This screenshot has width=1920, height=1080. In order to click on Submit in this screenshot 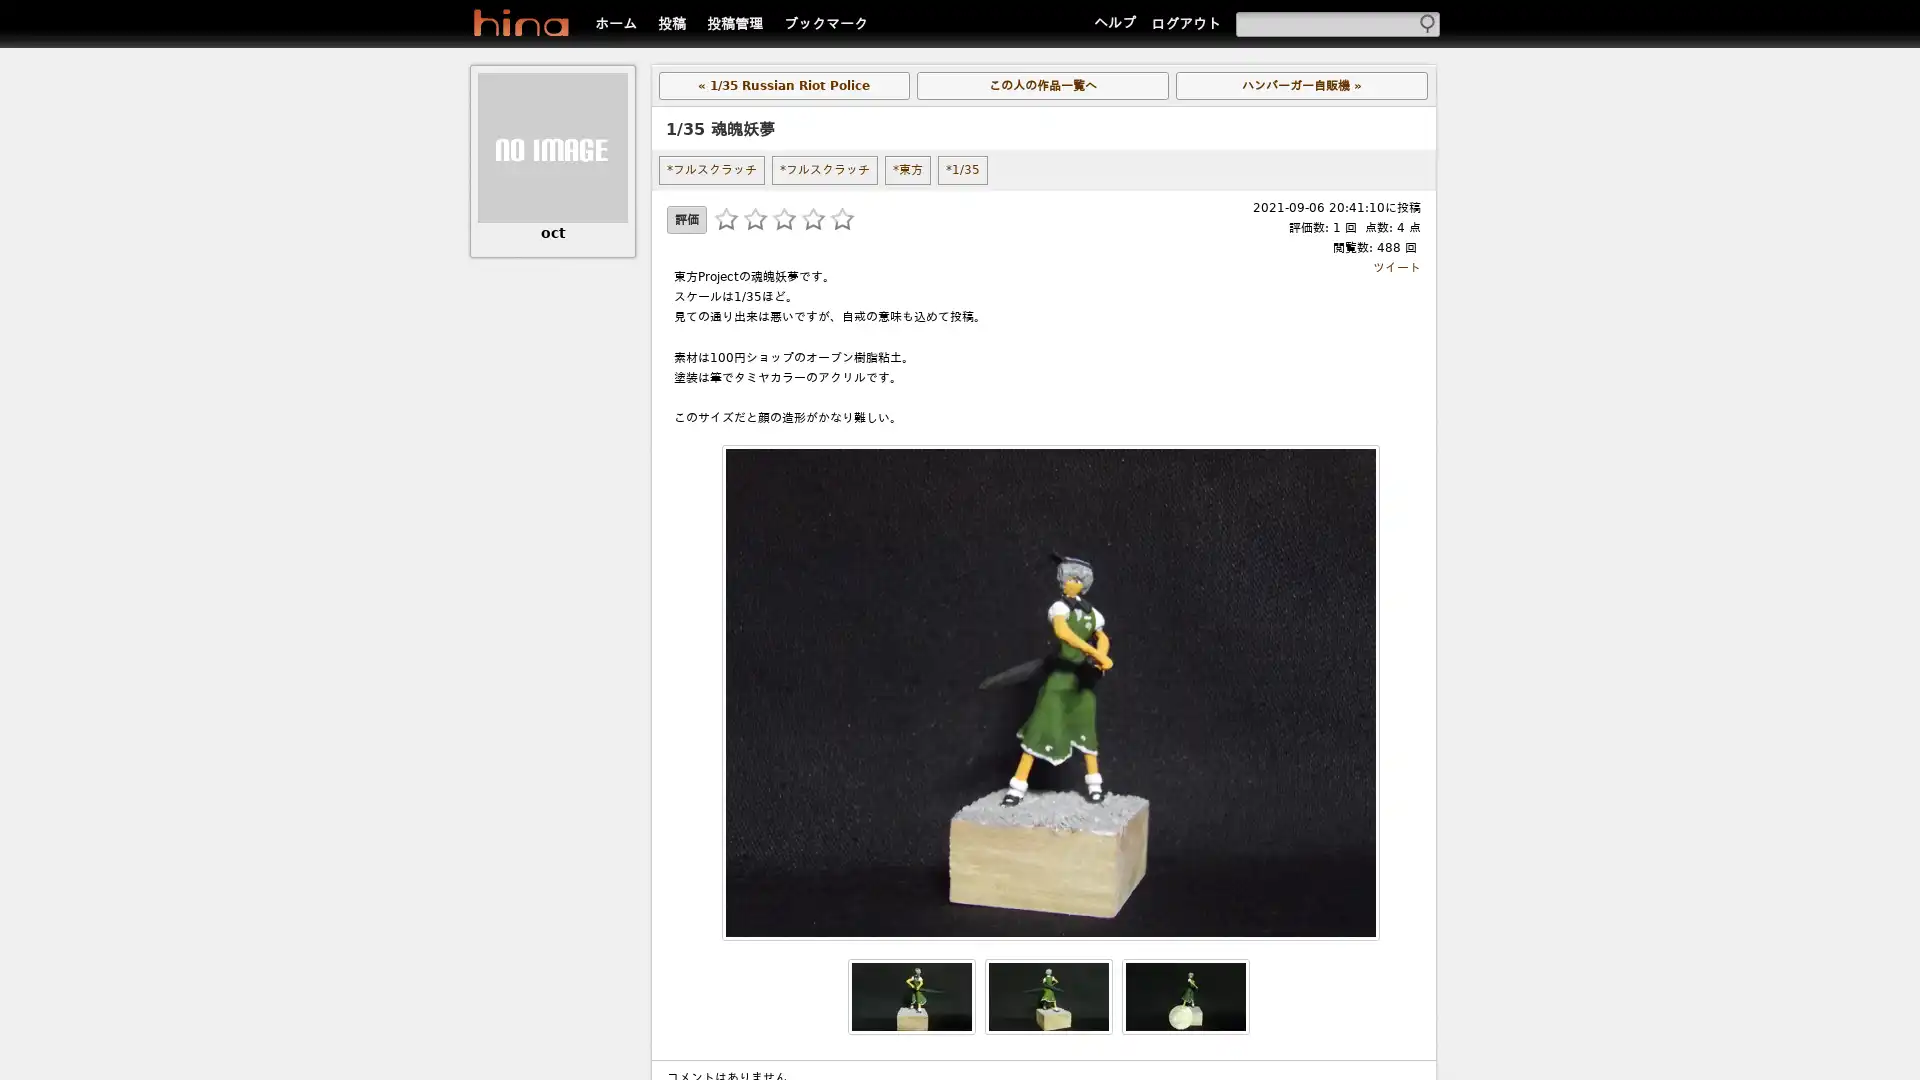, I will do `click(1426, 23)`.